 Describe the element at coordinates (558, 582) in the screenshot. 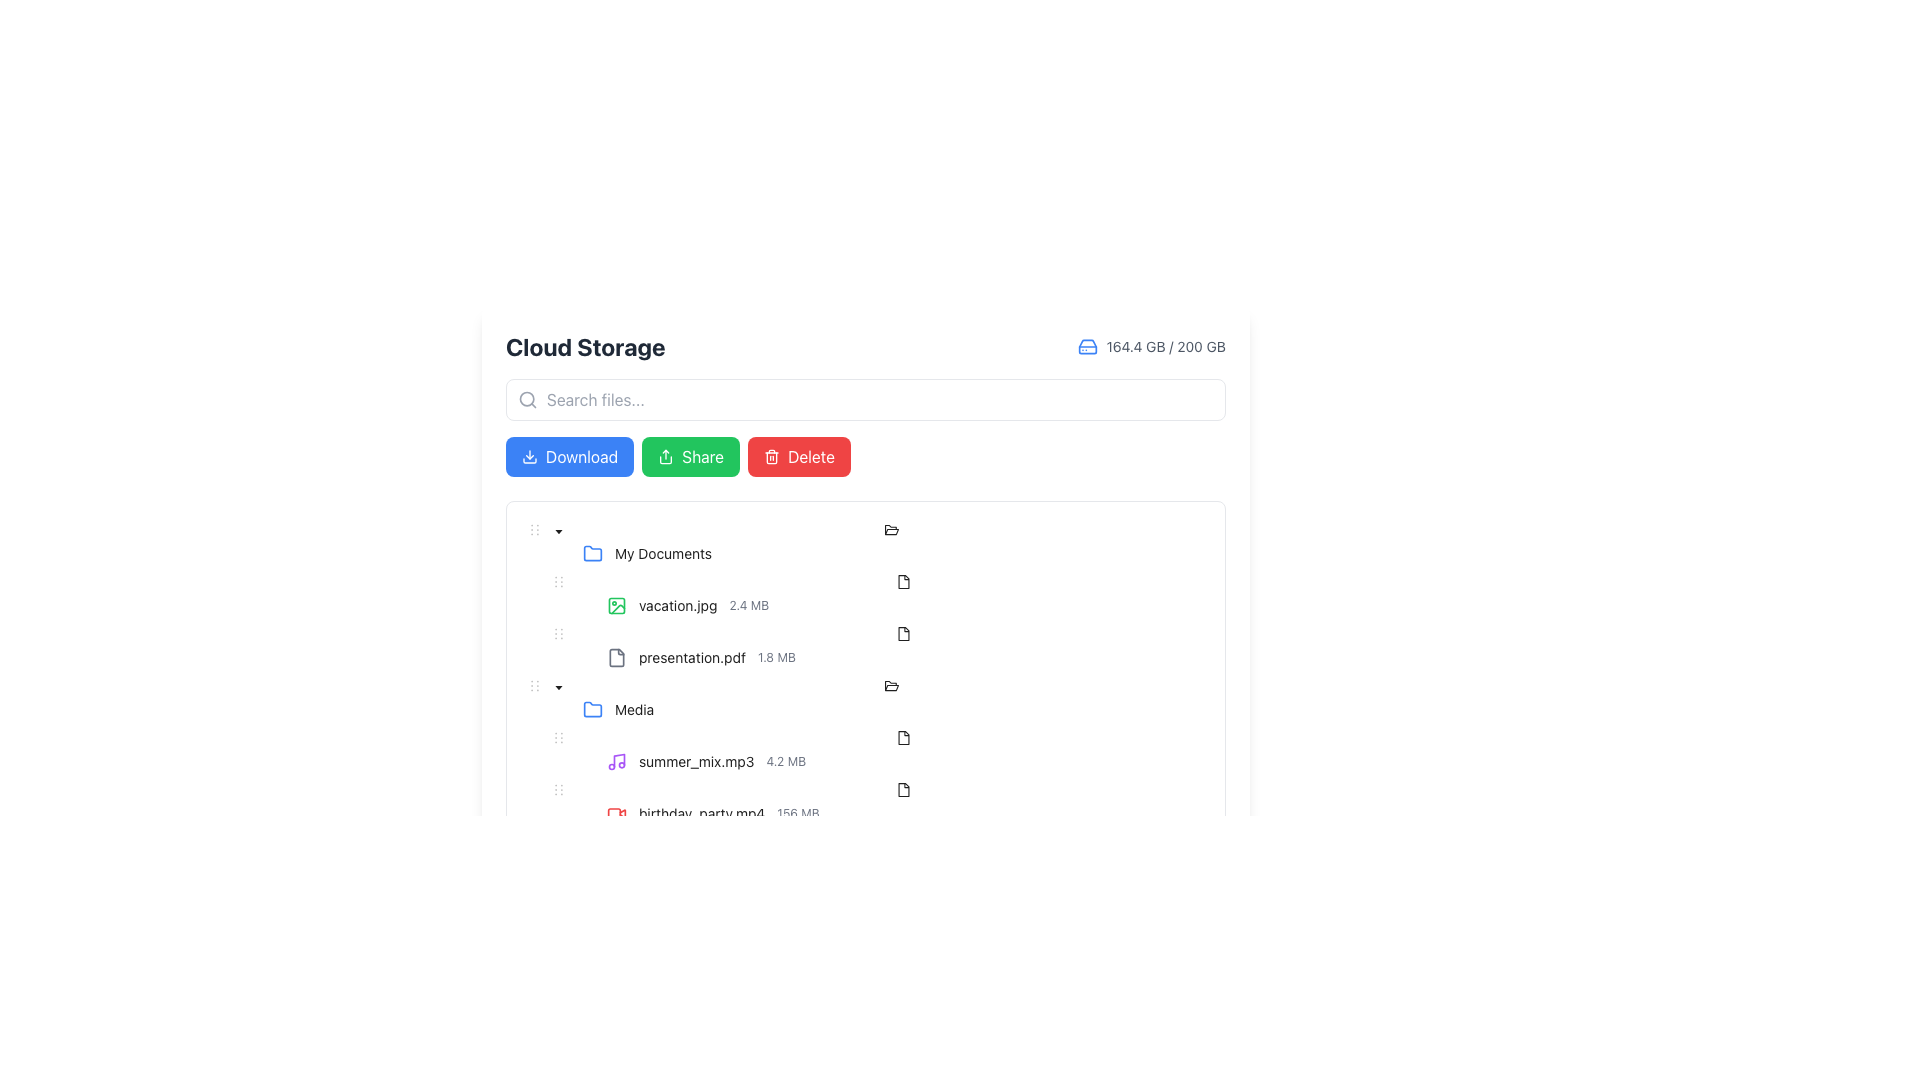

I see `the draggable handle located to the left of the entry labeled 'vacation.jpg 2.4 MB' in the 'My Documents' folder directory listing` at that location.